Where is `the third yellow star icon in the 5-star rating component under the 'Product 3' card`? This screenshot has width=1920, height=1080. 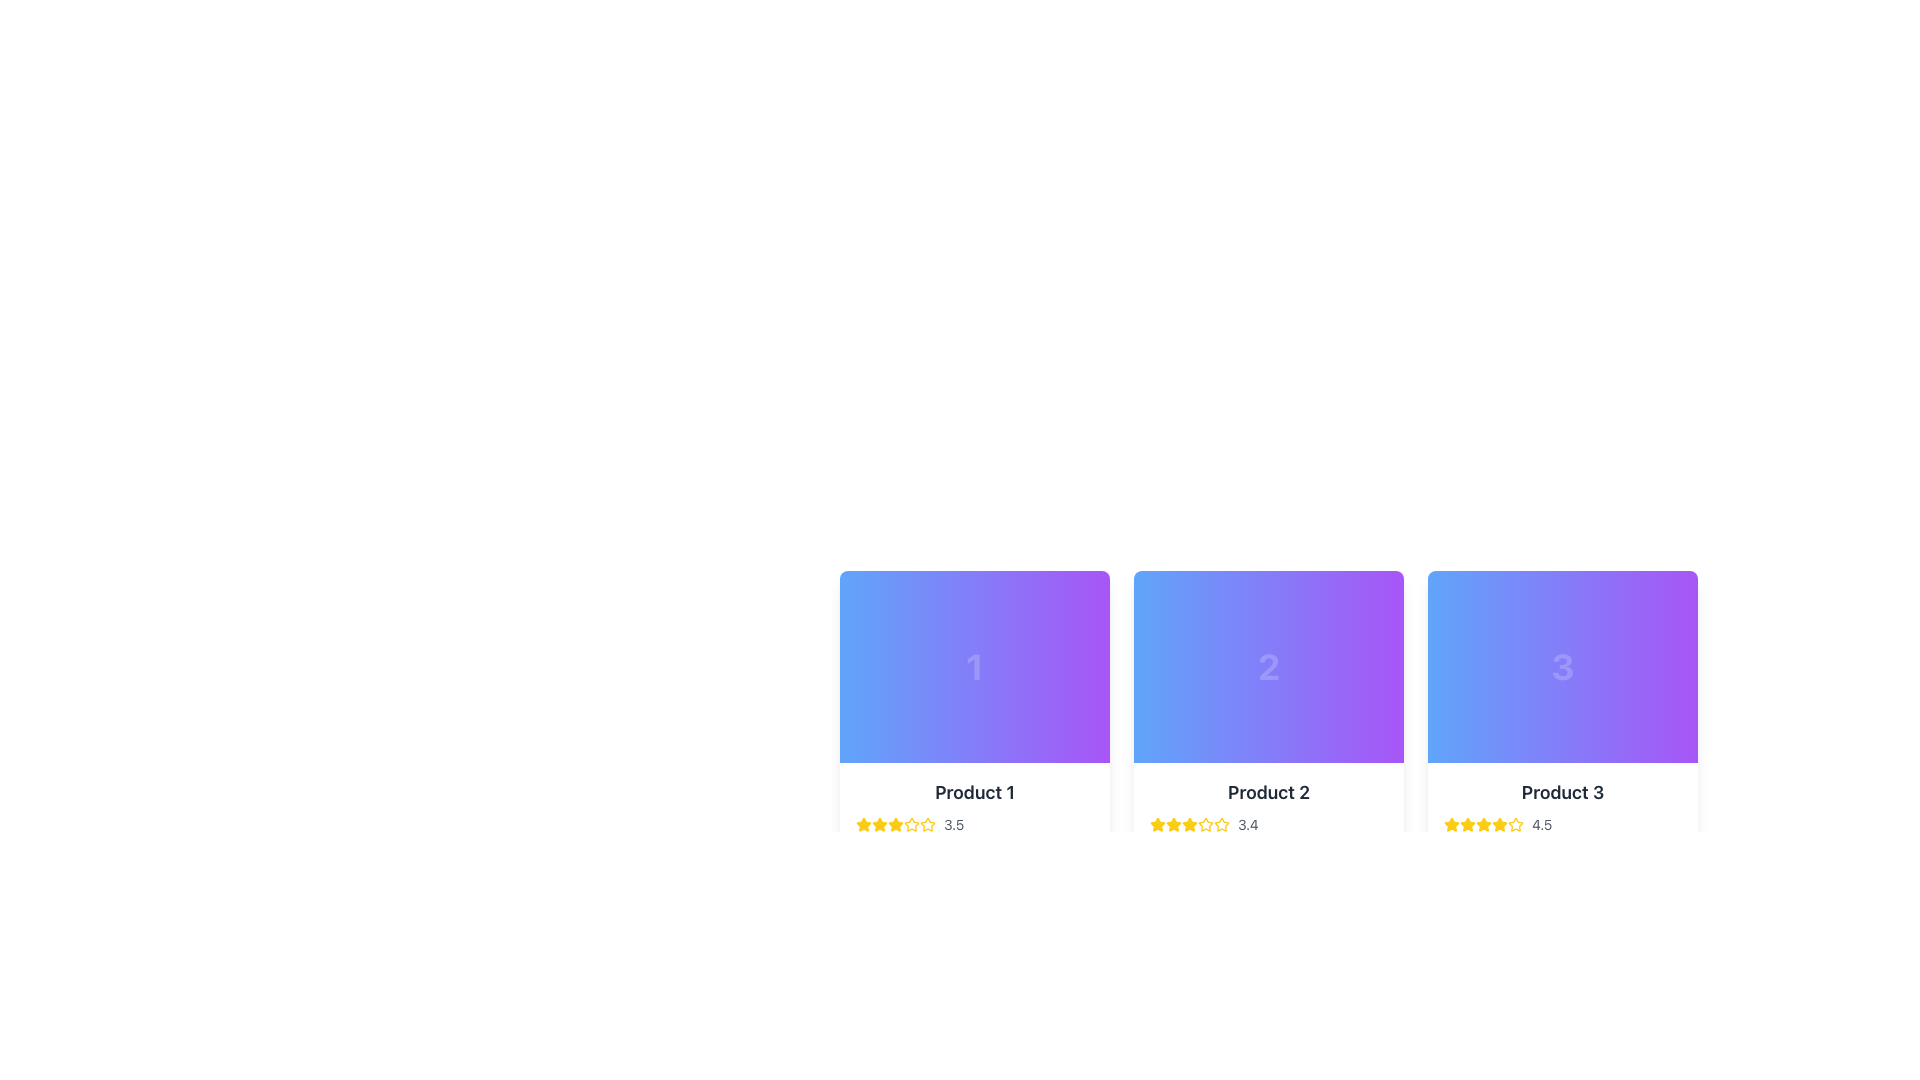
the third yellow star icon in the 5-star rating component under the 'Product 3' card is located at coordinates (1468, 825).